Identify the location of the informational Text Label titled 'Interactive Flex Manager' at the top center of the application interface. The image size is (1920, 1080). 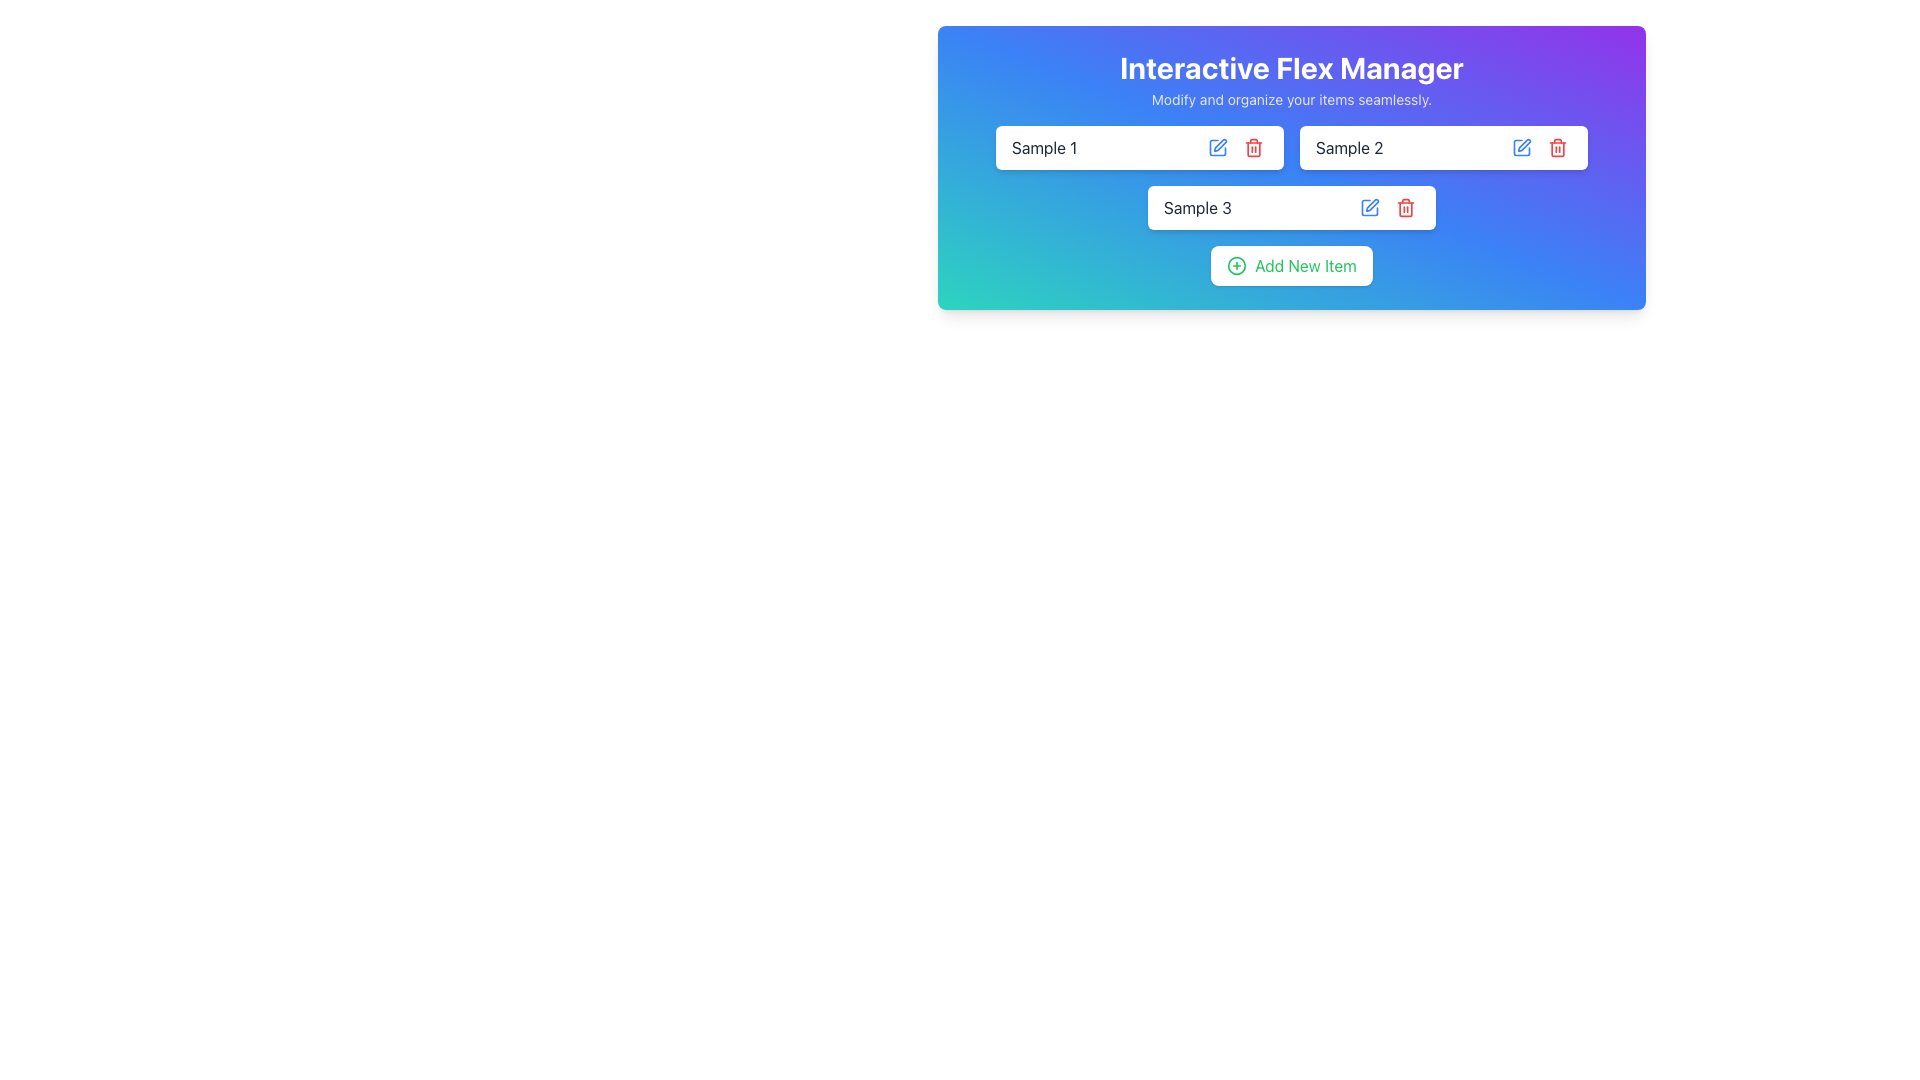
(1291, 67).